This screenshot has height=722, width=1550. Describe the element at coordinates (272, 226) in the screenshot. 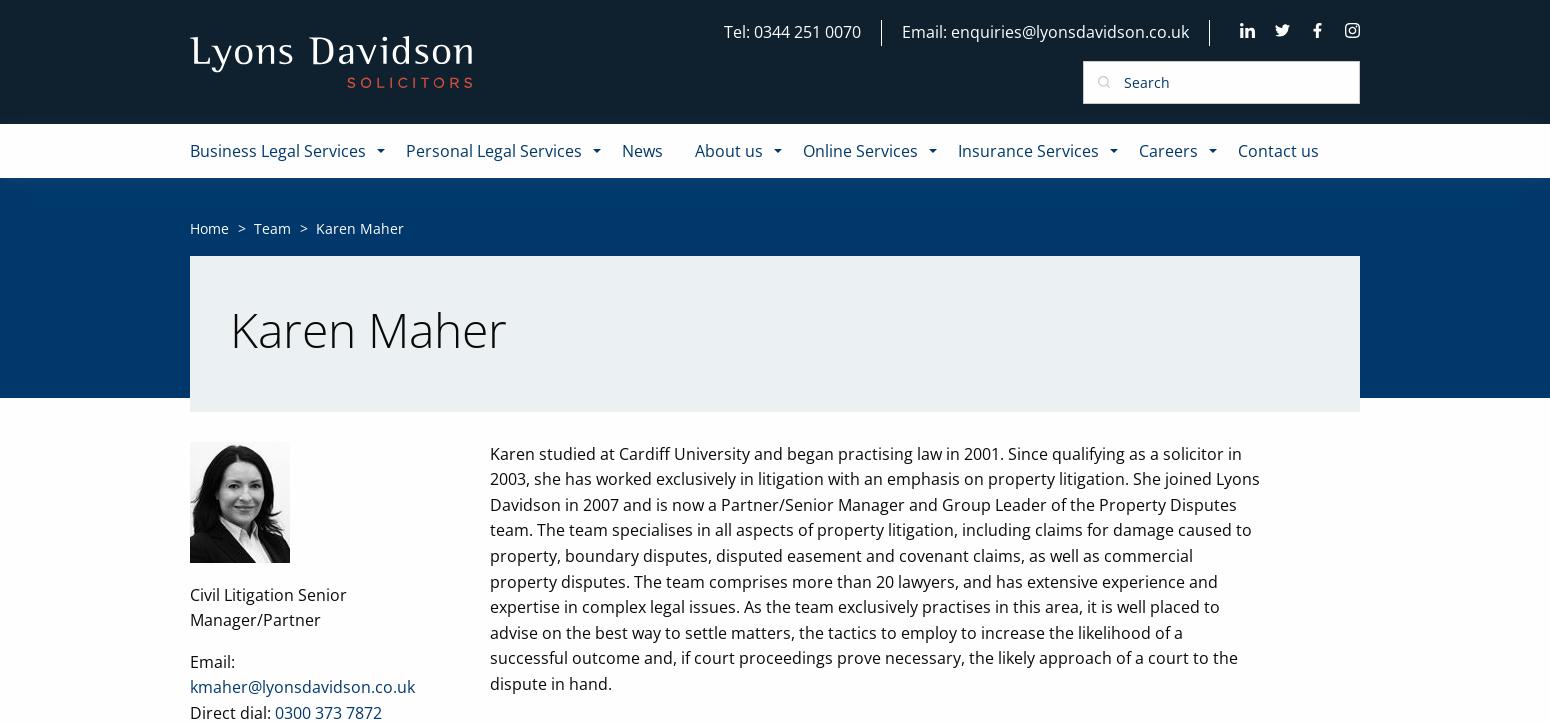

I see `'Team'` at that location.